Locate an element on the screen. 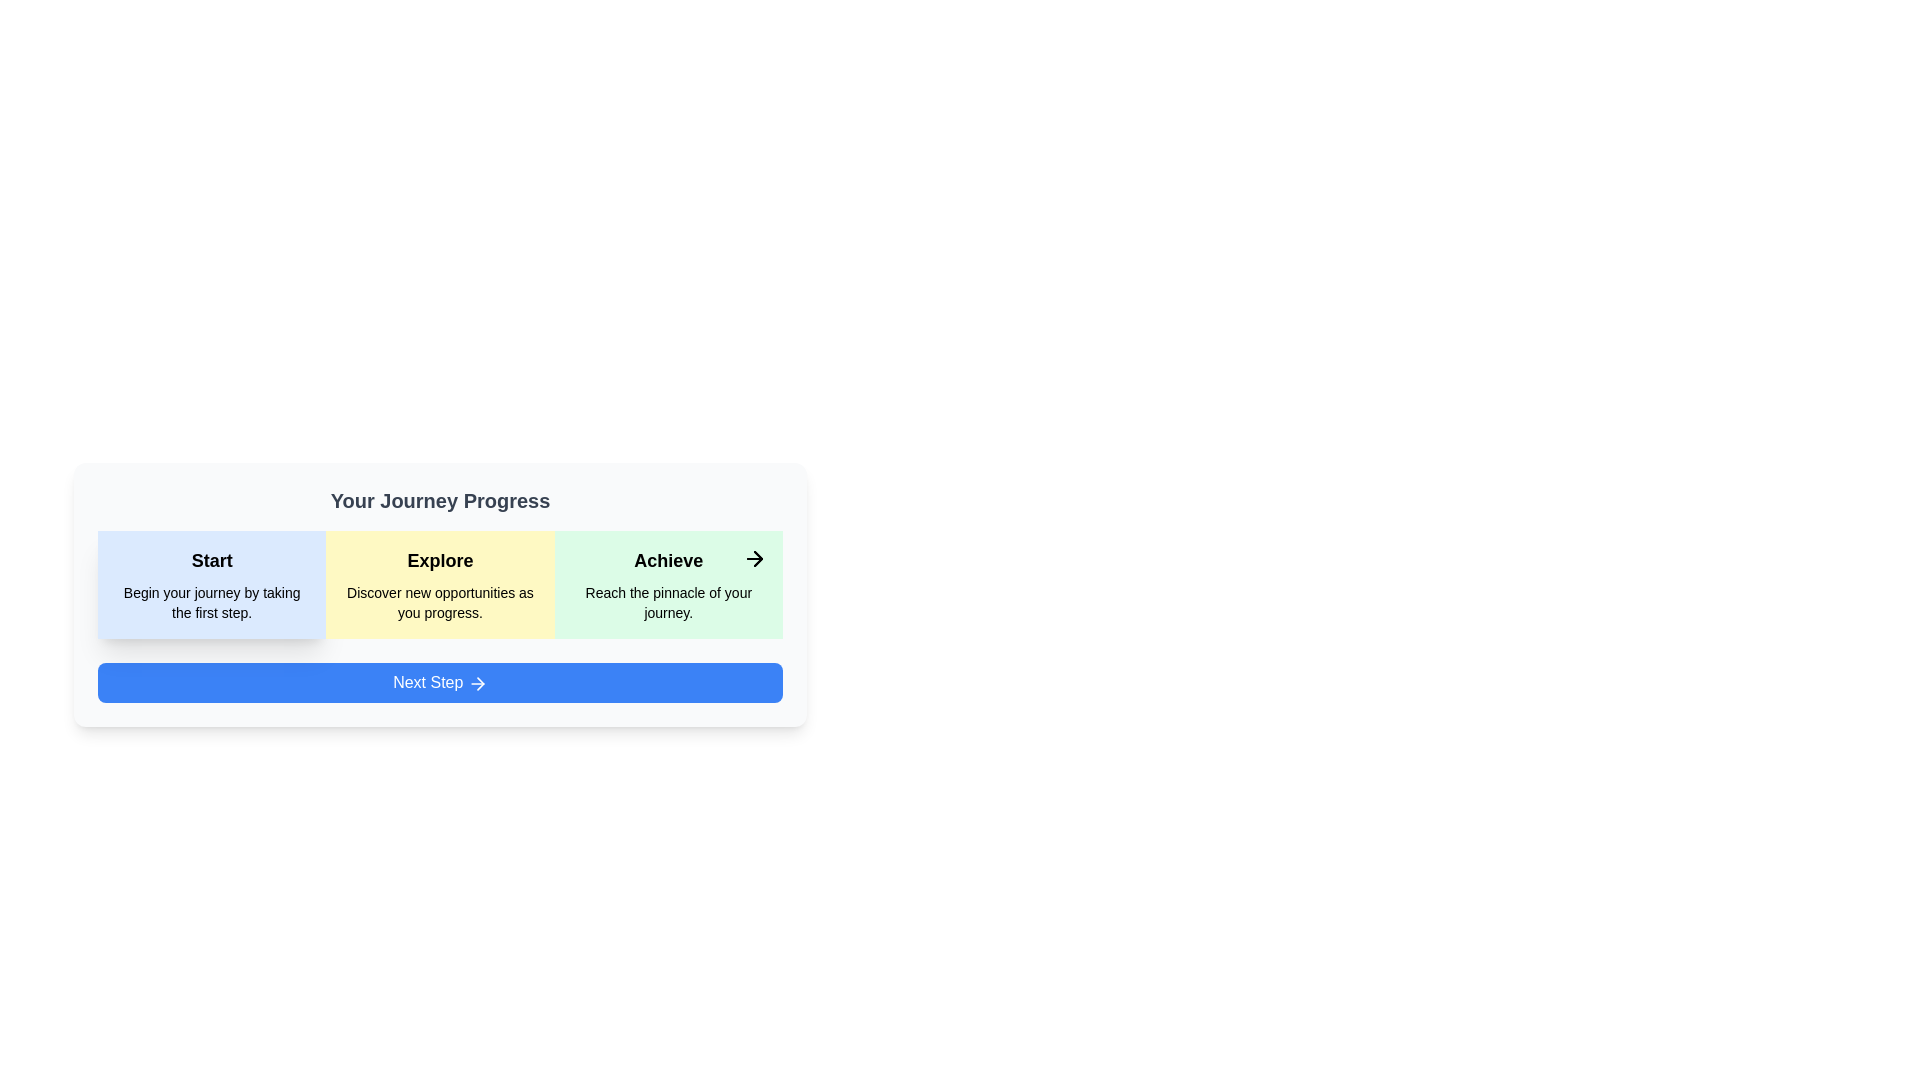  the Informative card titled 'Explore', which has a light yellow background and bold black text, located in the center of the tripartite layout is located at coordinates (439, 611).